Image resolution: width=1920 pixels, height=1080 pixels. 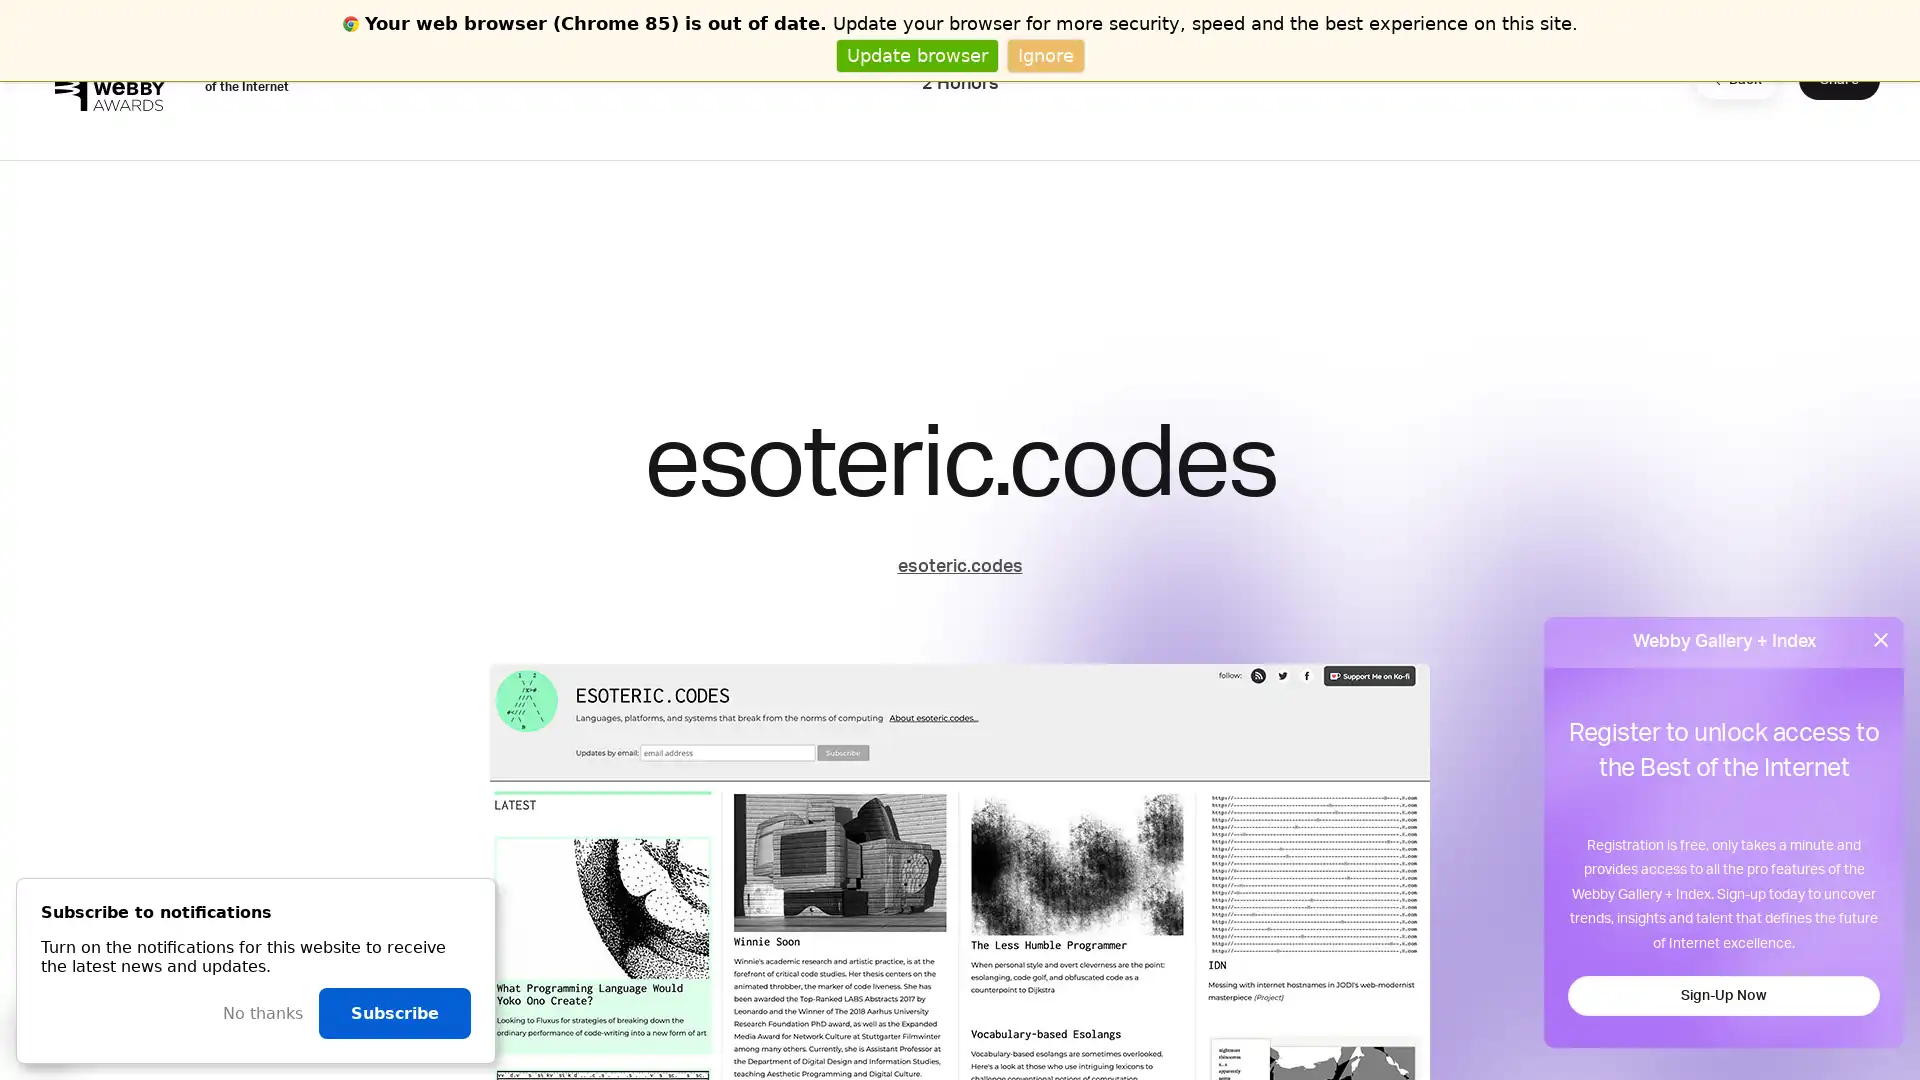 What do you see at coordinates (1044, 54) in the screenshot?
I see `Ignore` at bounding box center [1044, 54].